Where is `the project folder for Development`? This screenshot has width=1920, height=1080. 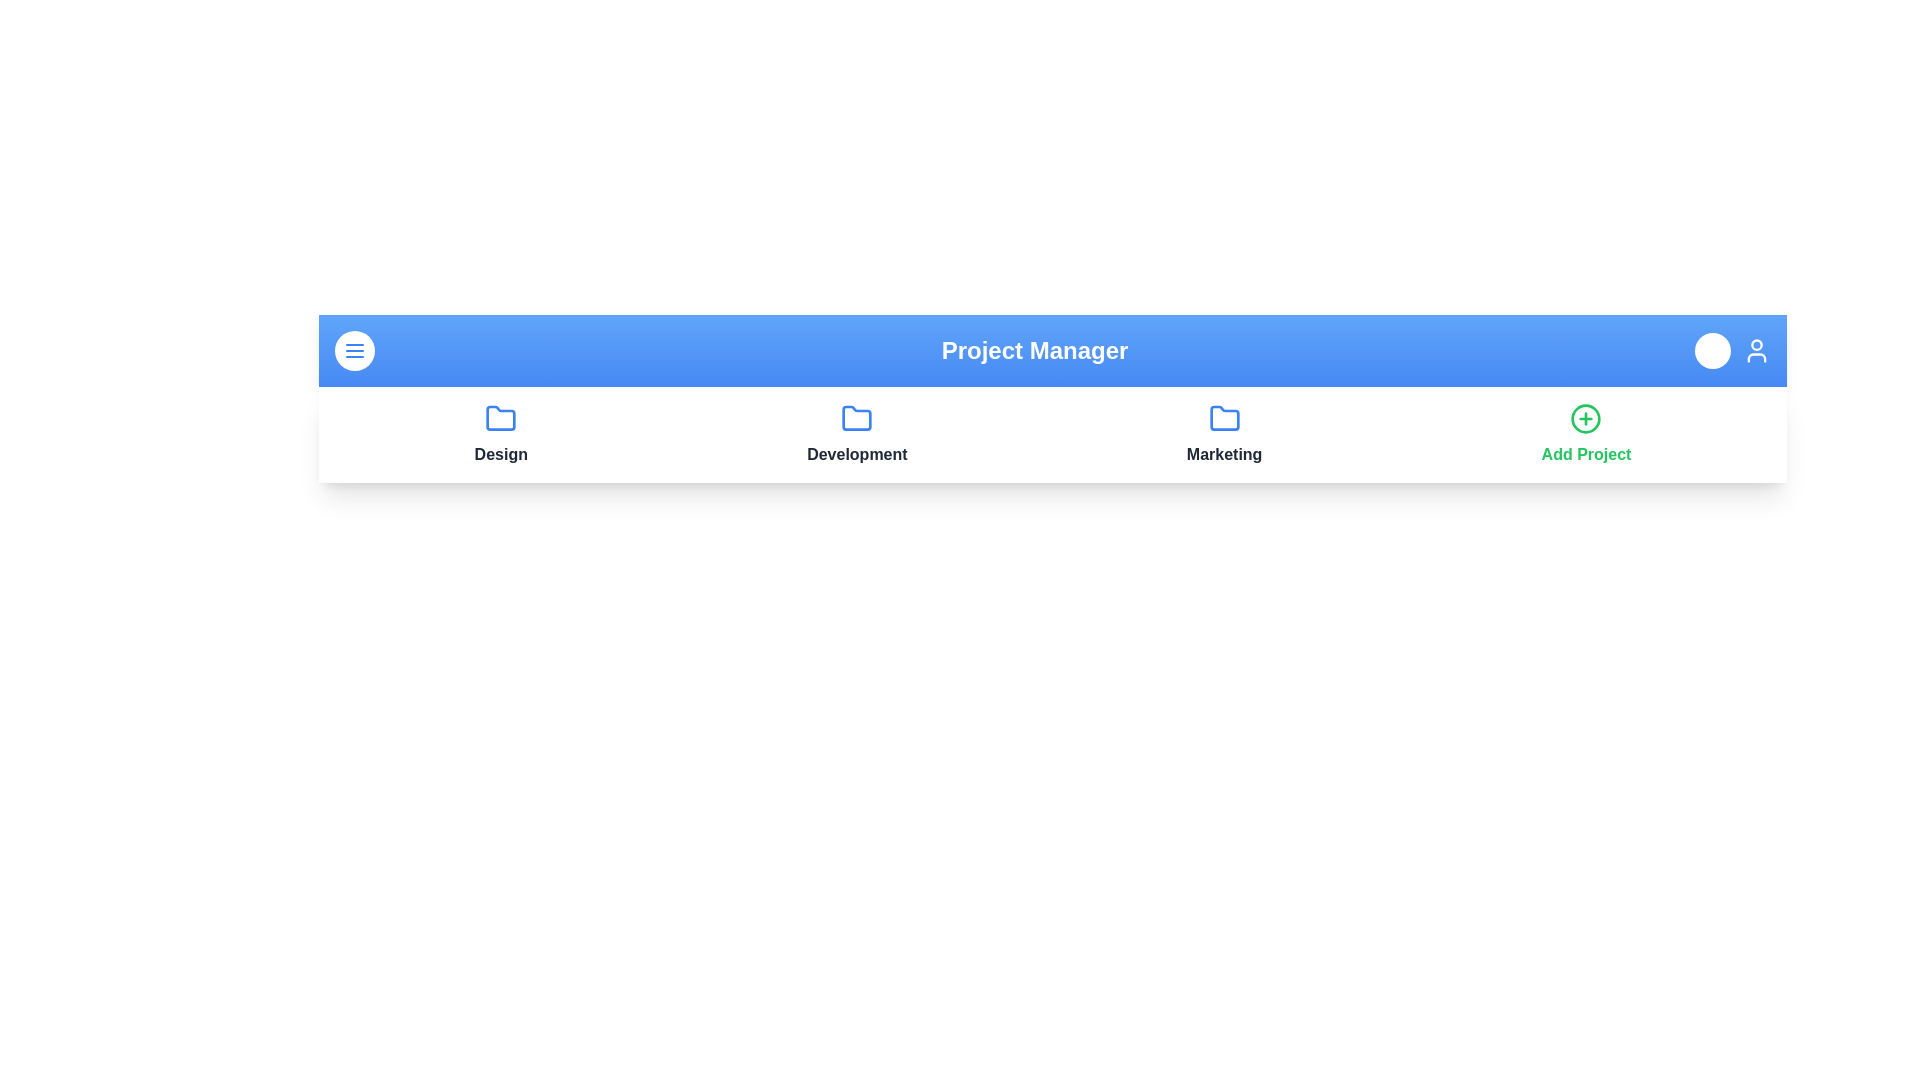
the project folder for Development is located at coordinates (857, 418).